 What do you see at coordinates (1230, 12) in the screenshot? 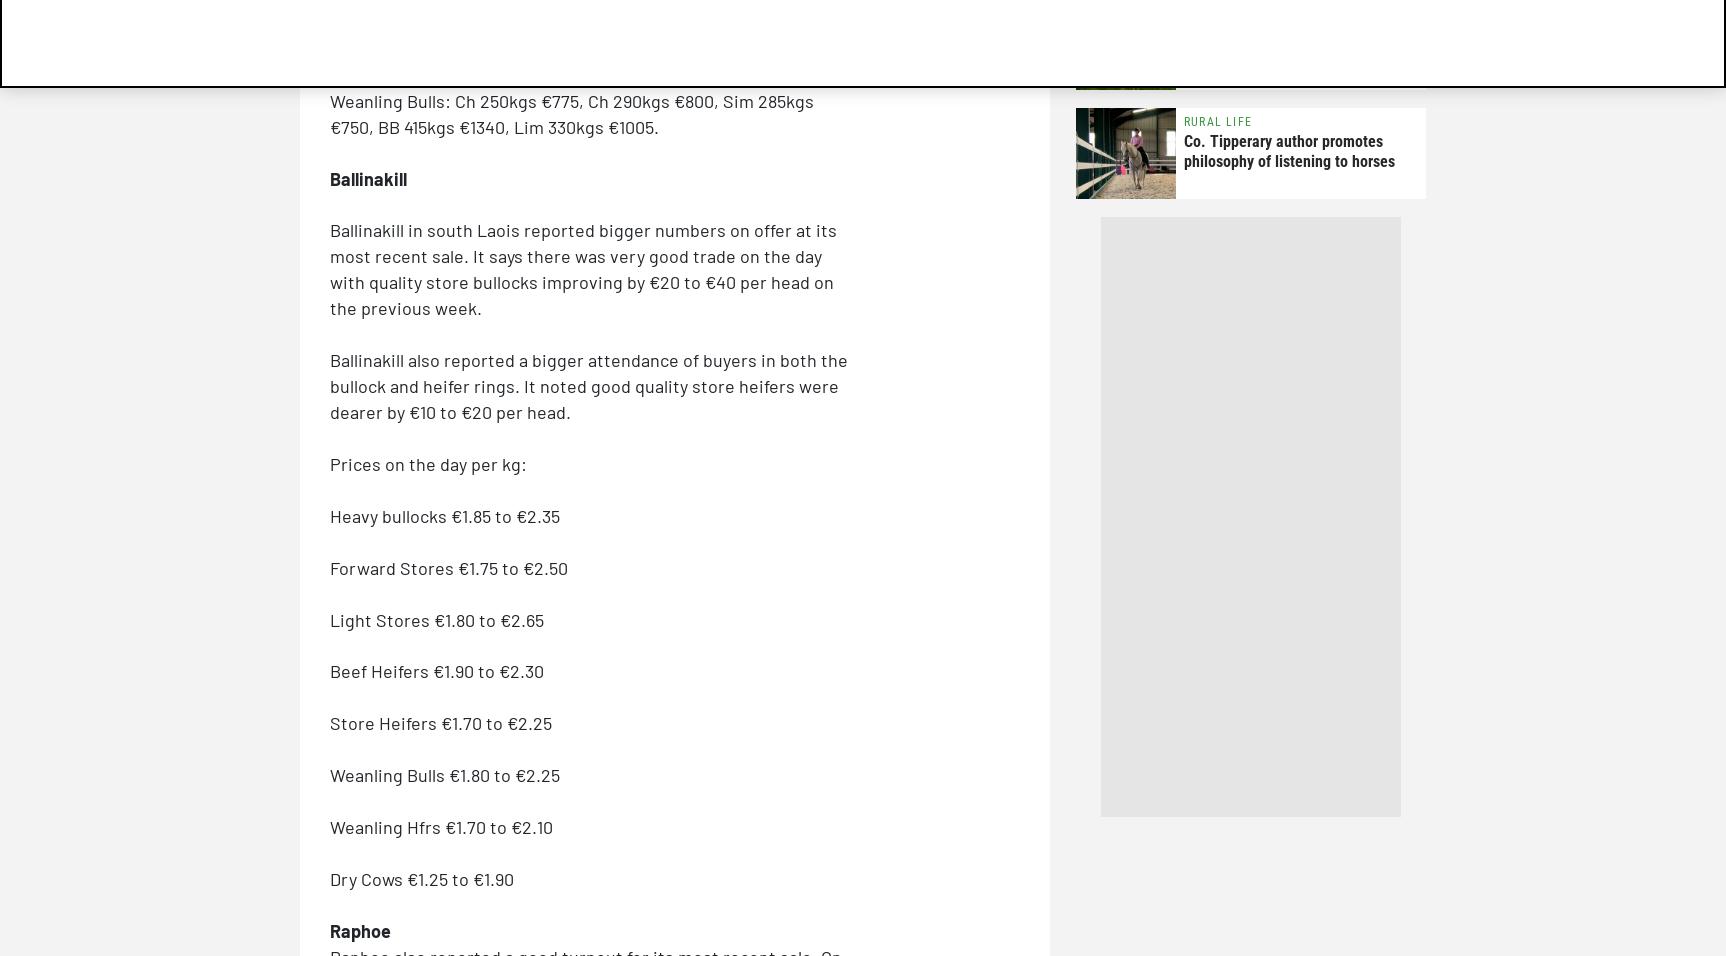
I see `'CAP / Schemes'` at bounding box center [1230, 12].